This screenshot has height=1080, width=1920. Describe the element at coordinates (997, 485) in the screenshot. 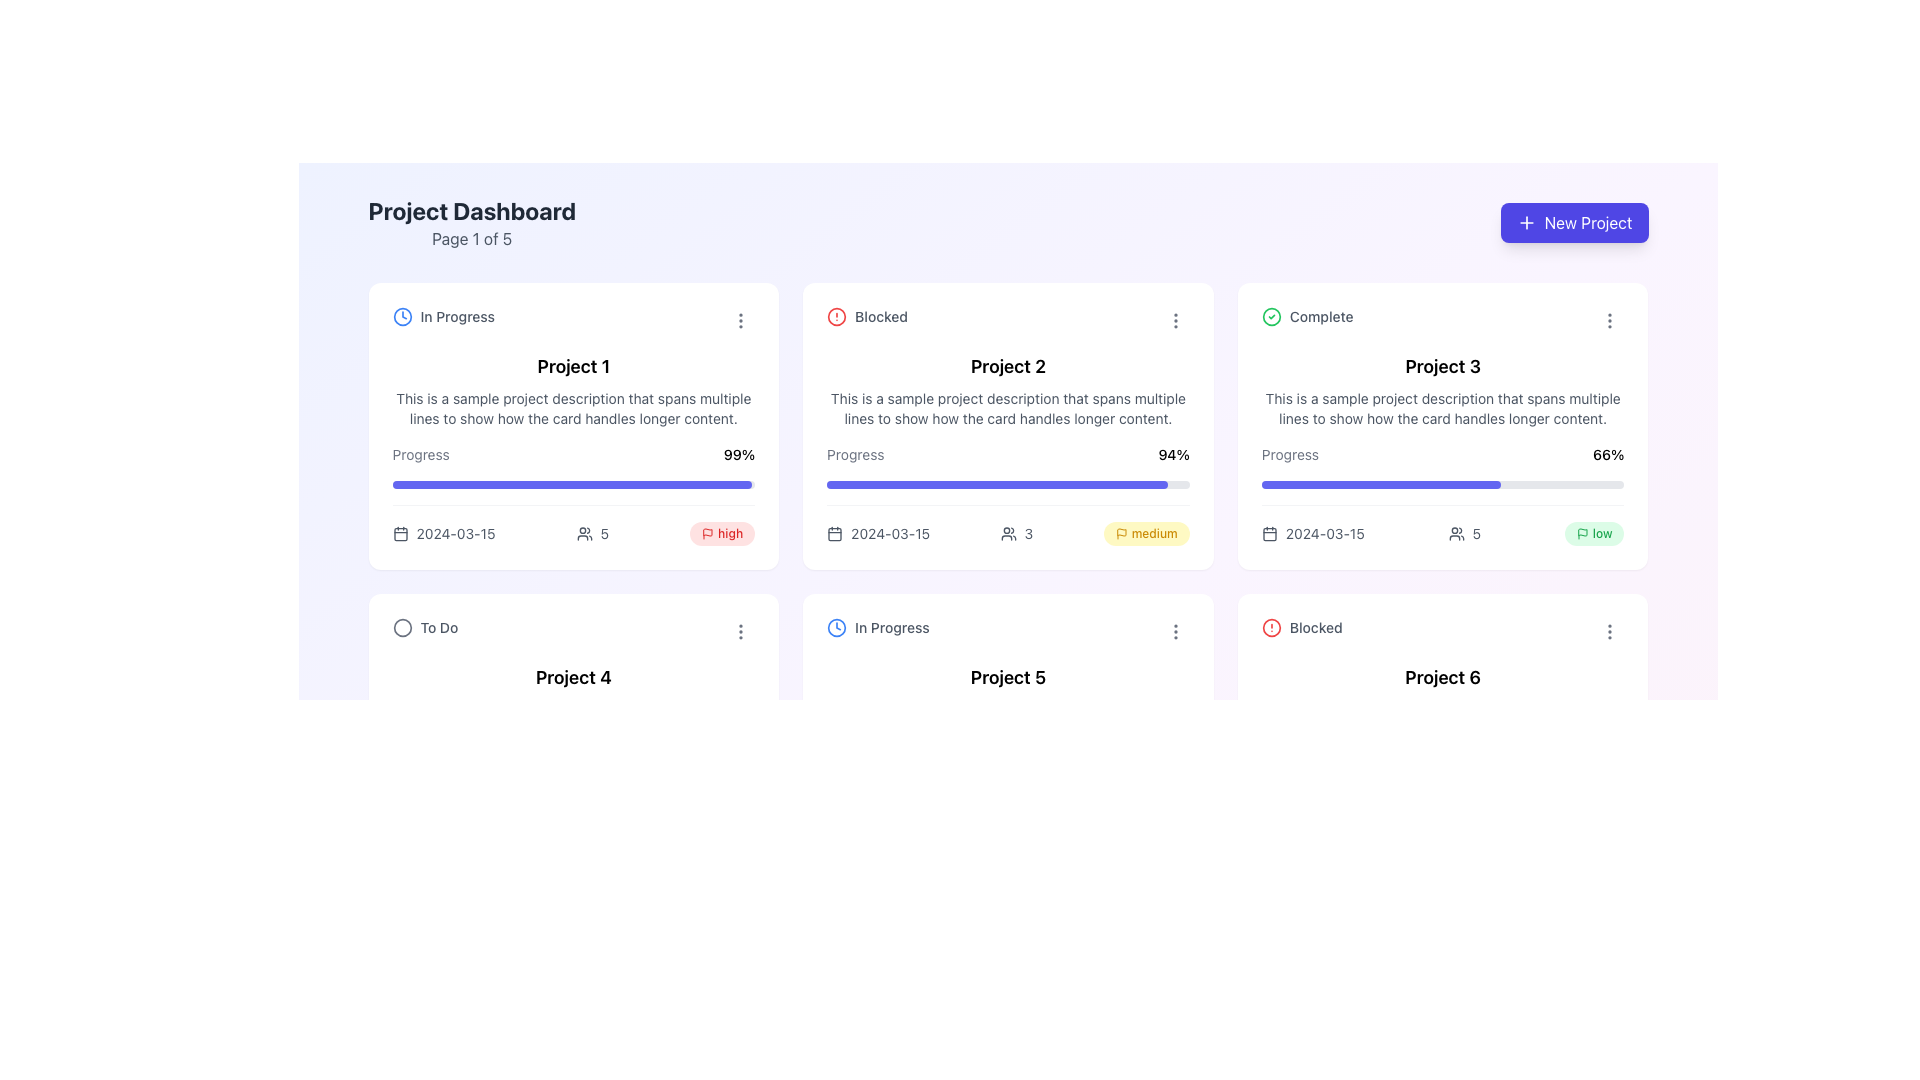

I see `progress indicator bar within the 'Project 2' card, which is a solid indigo-colored bar representing 94% progress in the project dashboard layout` at that location.